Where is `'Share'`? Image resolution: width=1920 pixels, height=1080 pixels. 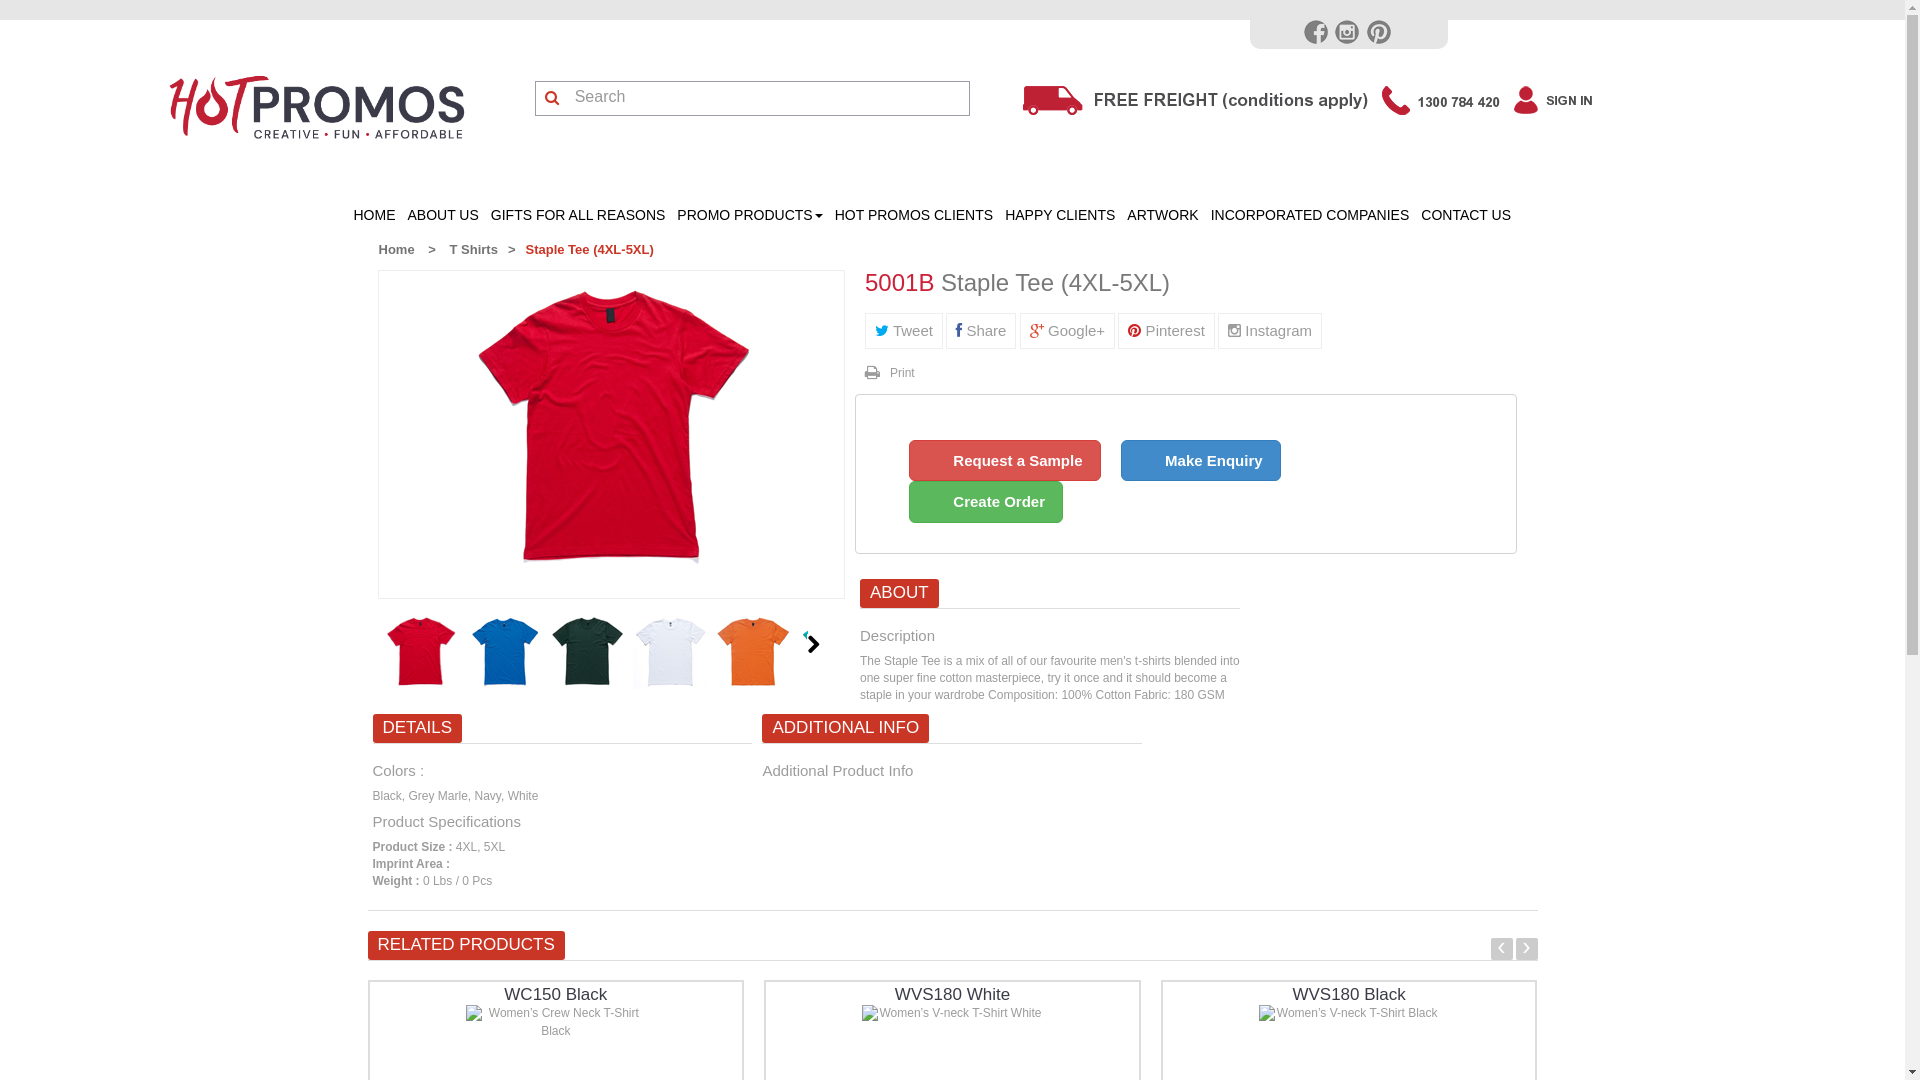 'Share' is located at coordinates (980, 329).